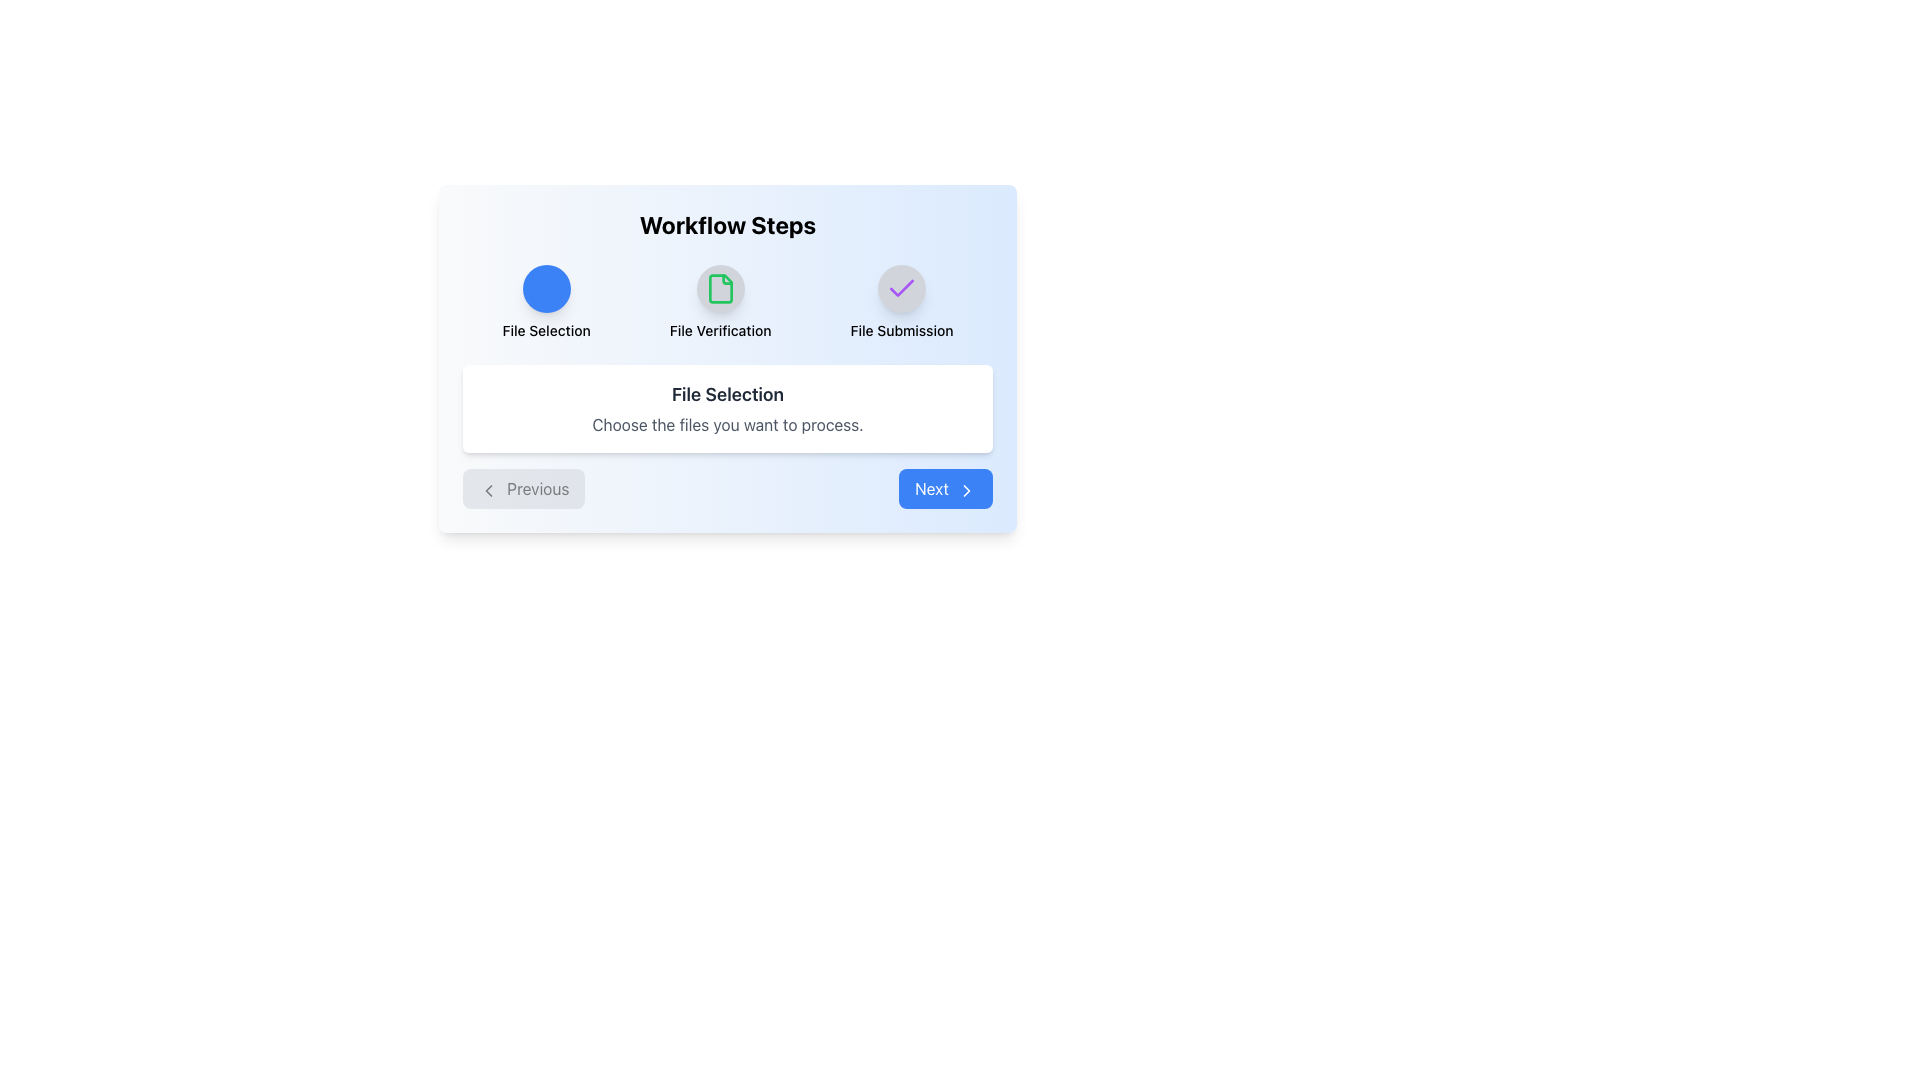 The image size is (1920, 1080). I want to click on the Text Label that provides a title or description related to the action represented by the blue icon above it, located centrally in the interface, so click(546, 330).